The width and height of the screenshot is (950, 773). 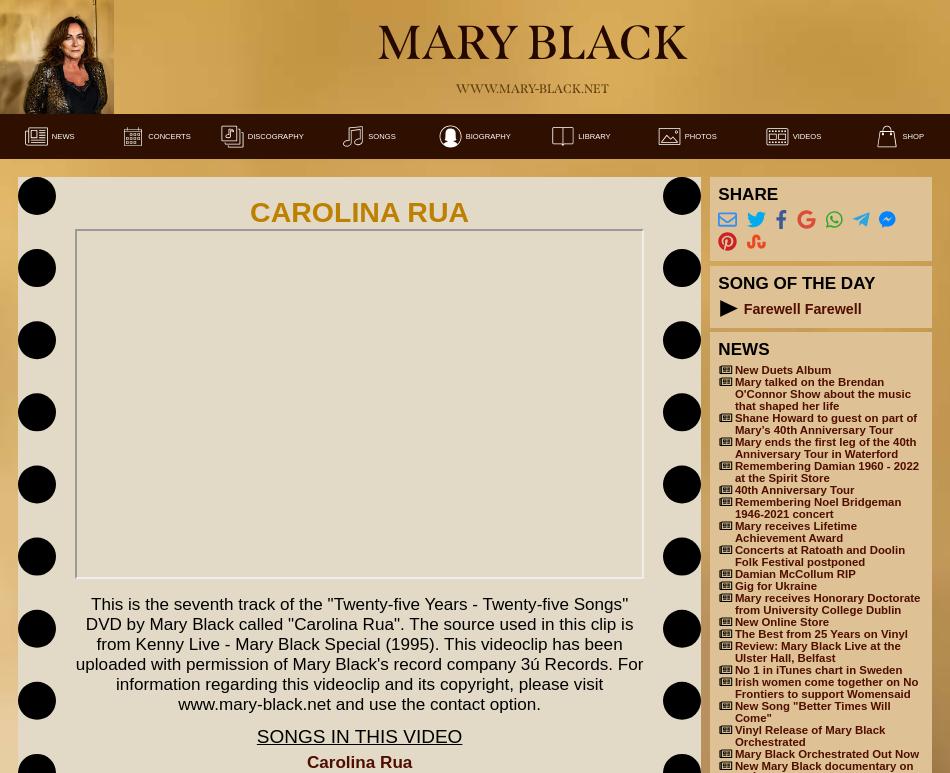 I want to click on 'Remembering Damian 1960 - 2022 at the Spirit Store', so click(x=825, y=470).